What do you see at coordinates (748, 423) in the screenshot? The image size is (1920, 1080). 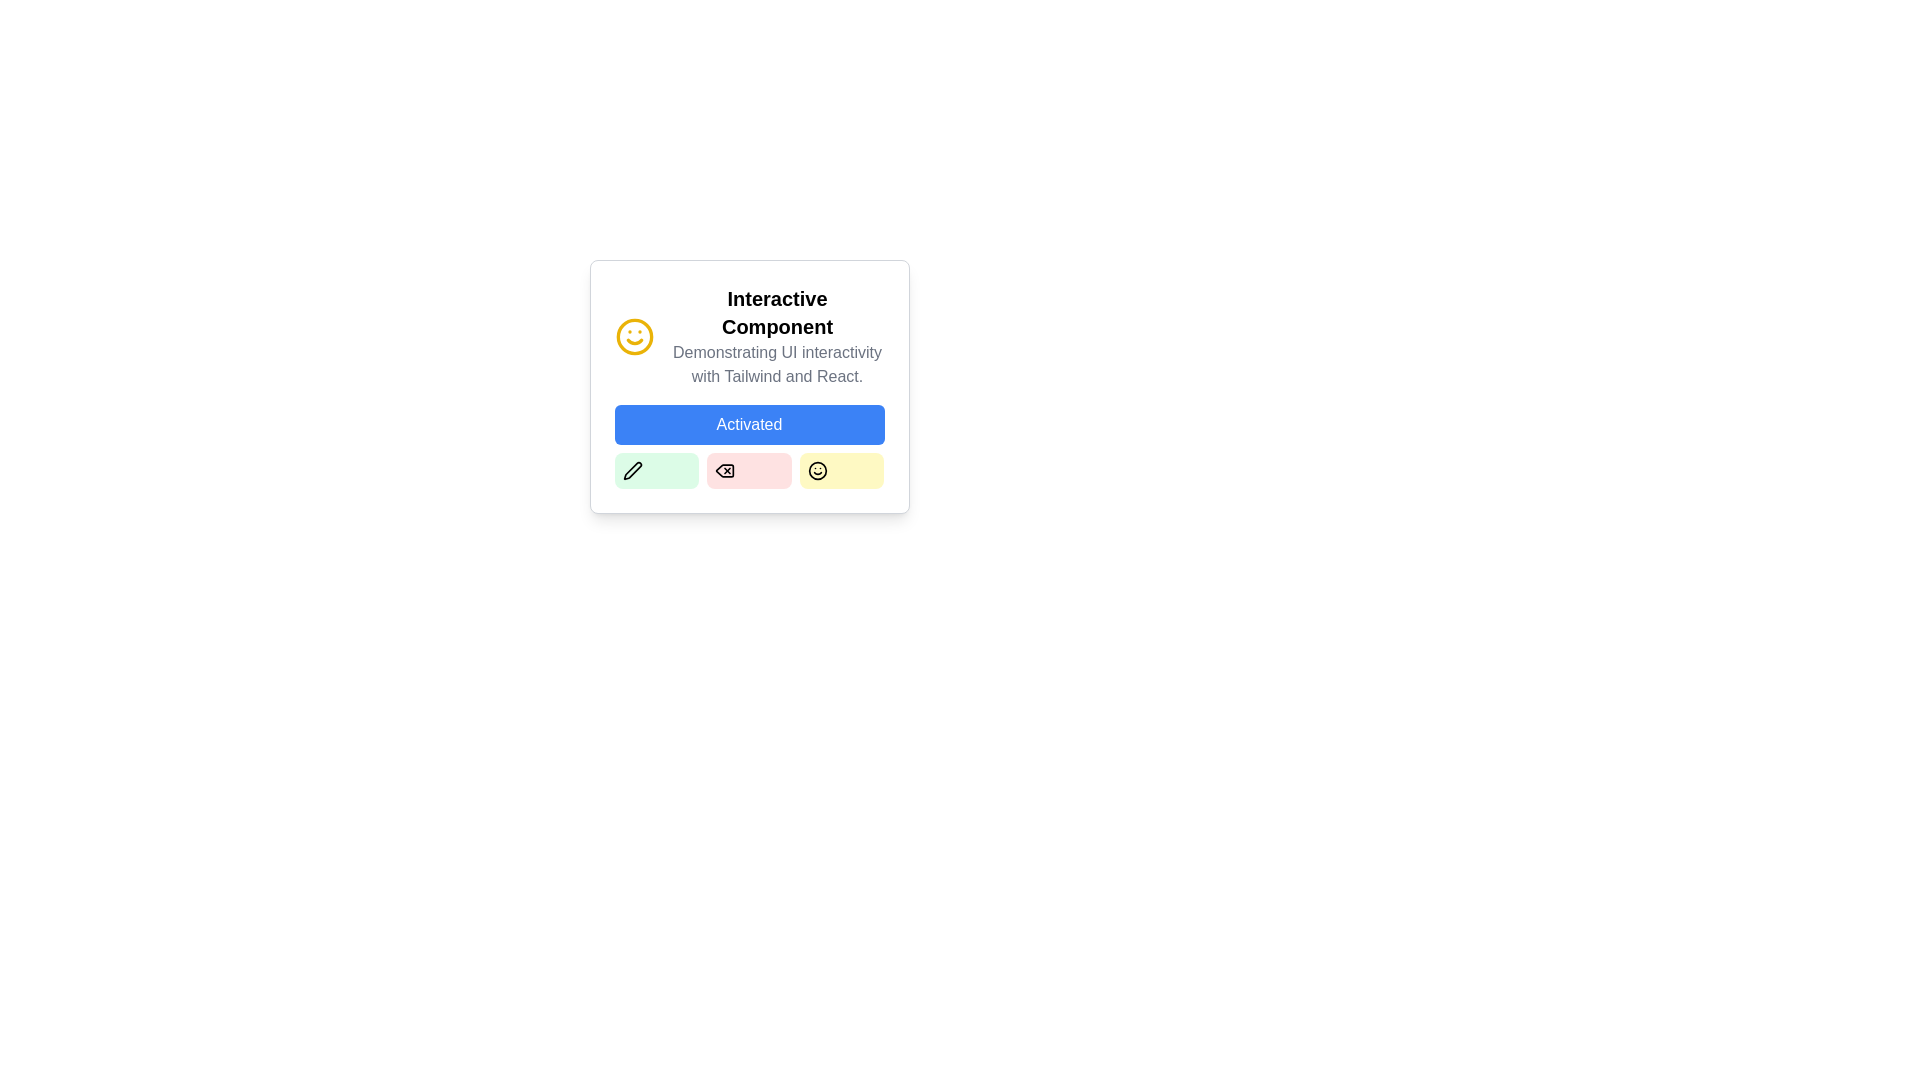 I see `the rectangular button labeled 'Activated' with a blue background` at bounding box center [748, 423].